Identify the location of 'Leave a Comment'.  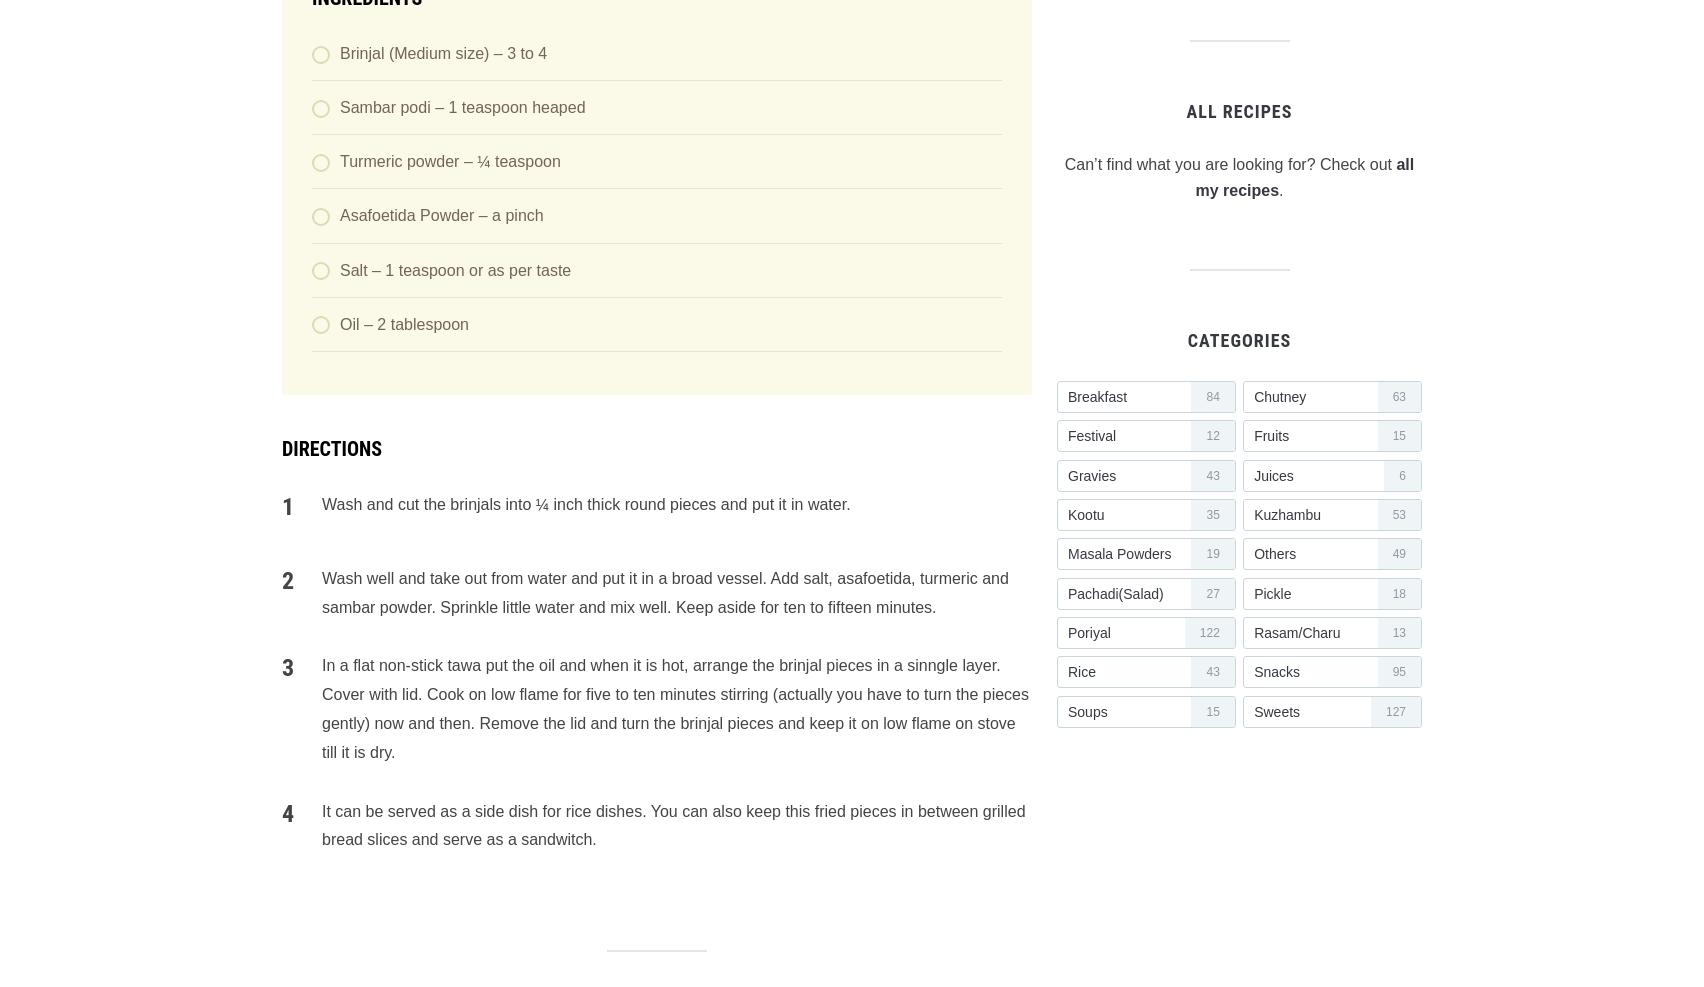
(384, 74).